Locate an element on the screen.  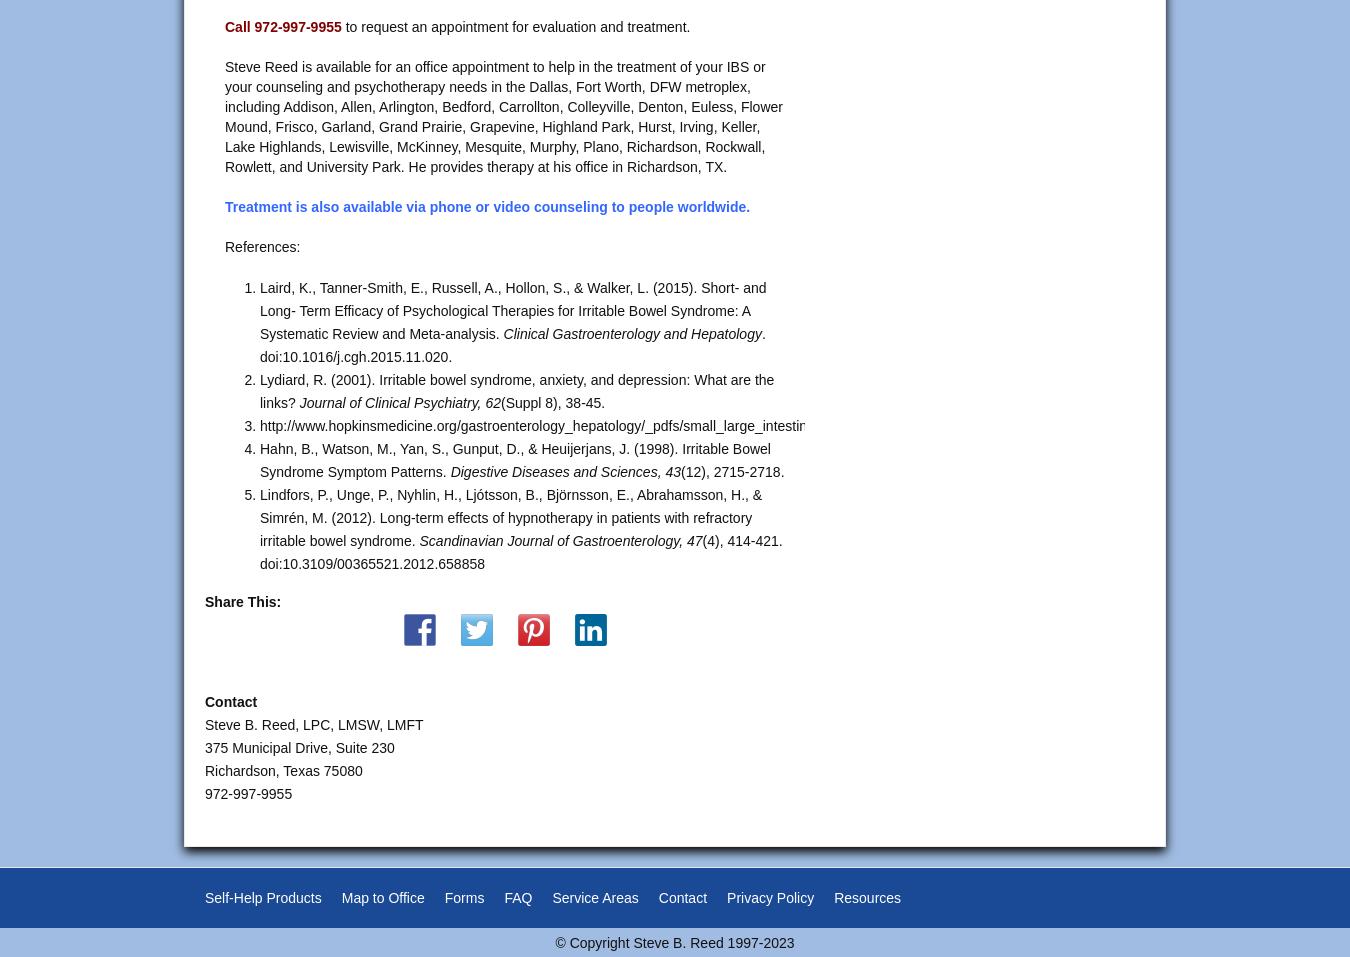
'© Copyright Steve B. Reed 1997-2023' is located at coordinates (553, 943).